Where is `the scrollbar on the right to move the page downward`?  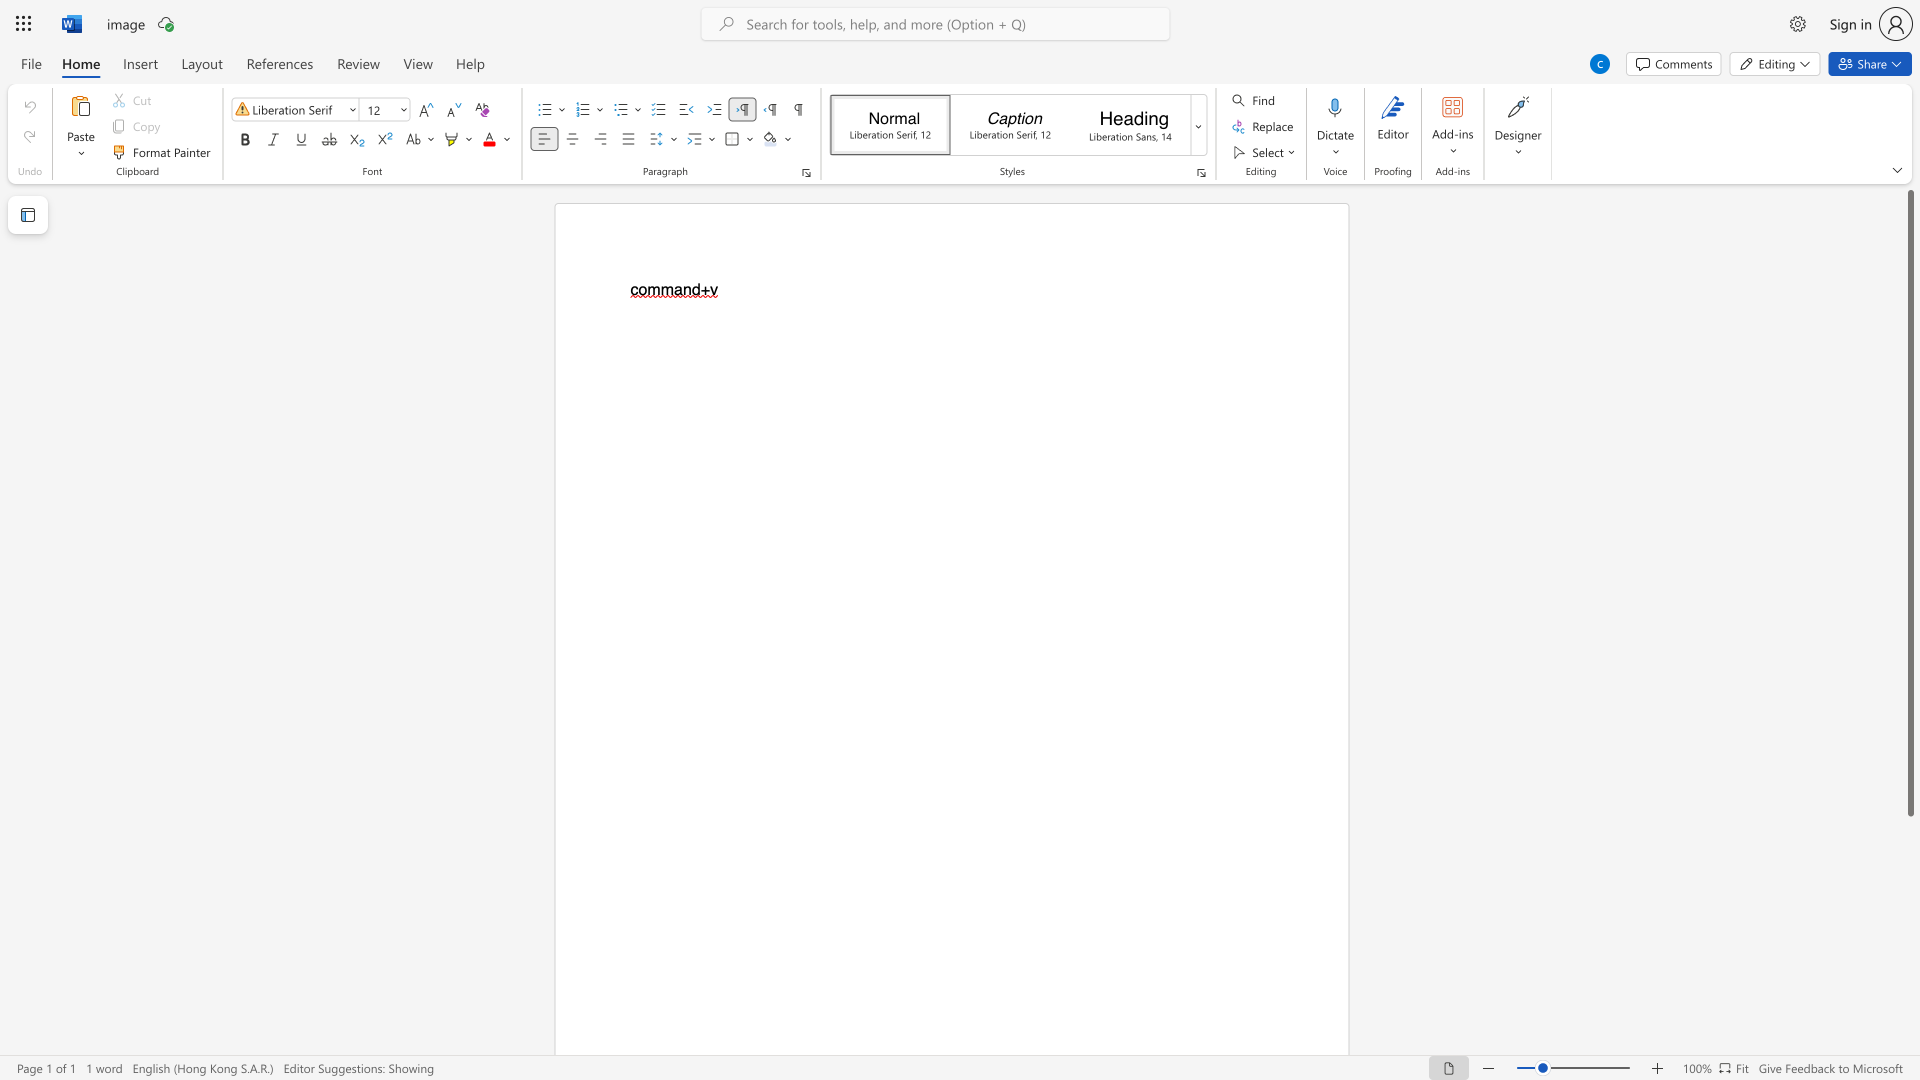
the scrollbar on the right to move the page downward is located at coordinates (1909, 929).